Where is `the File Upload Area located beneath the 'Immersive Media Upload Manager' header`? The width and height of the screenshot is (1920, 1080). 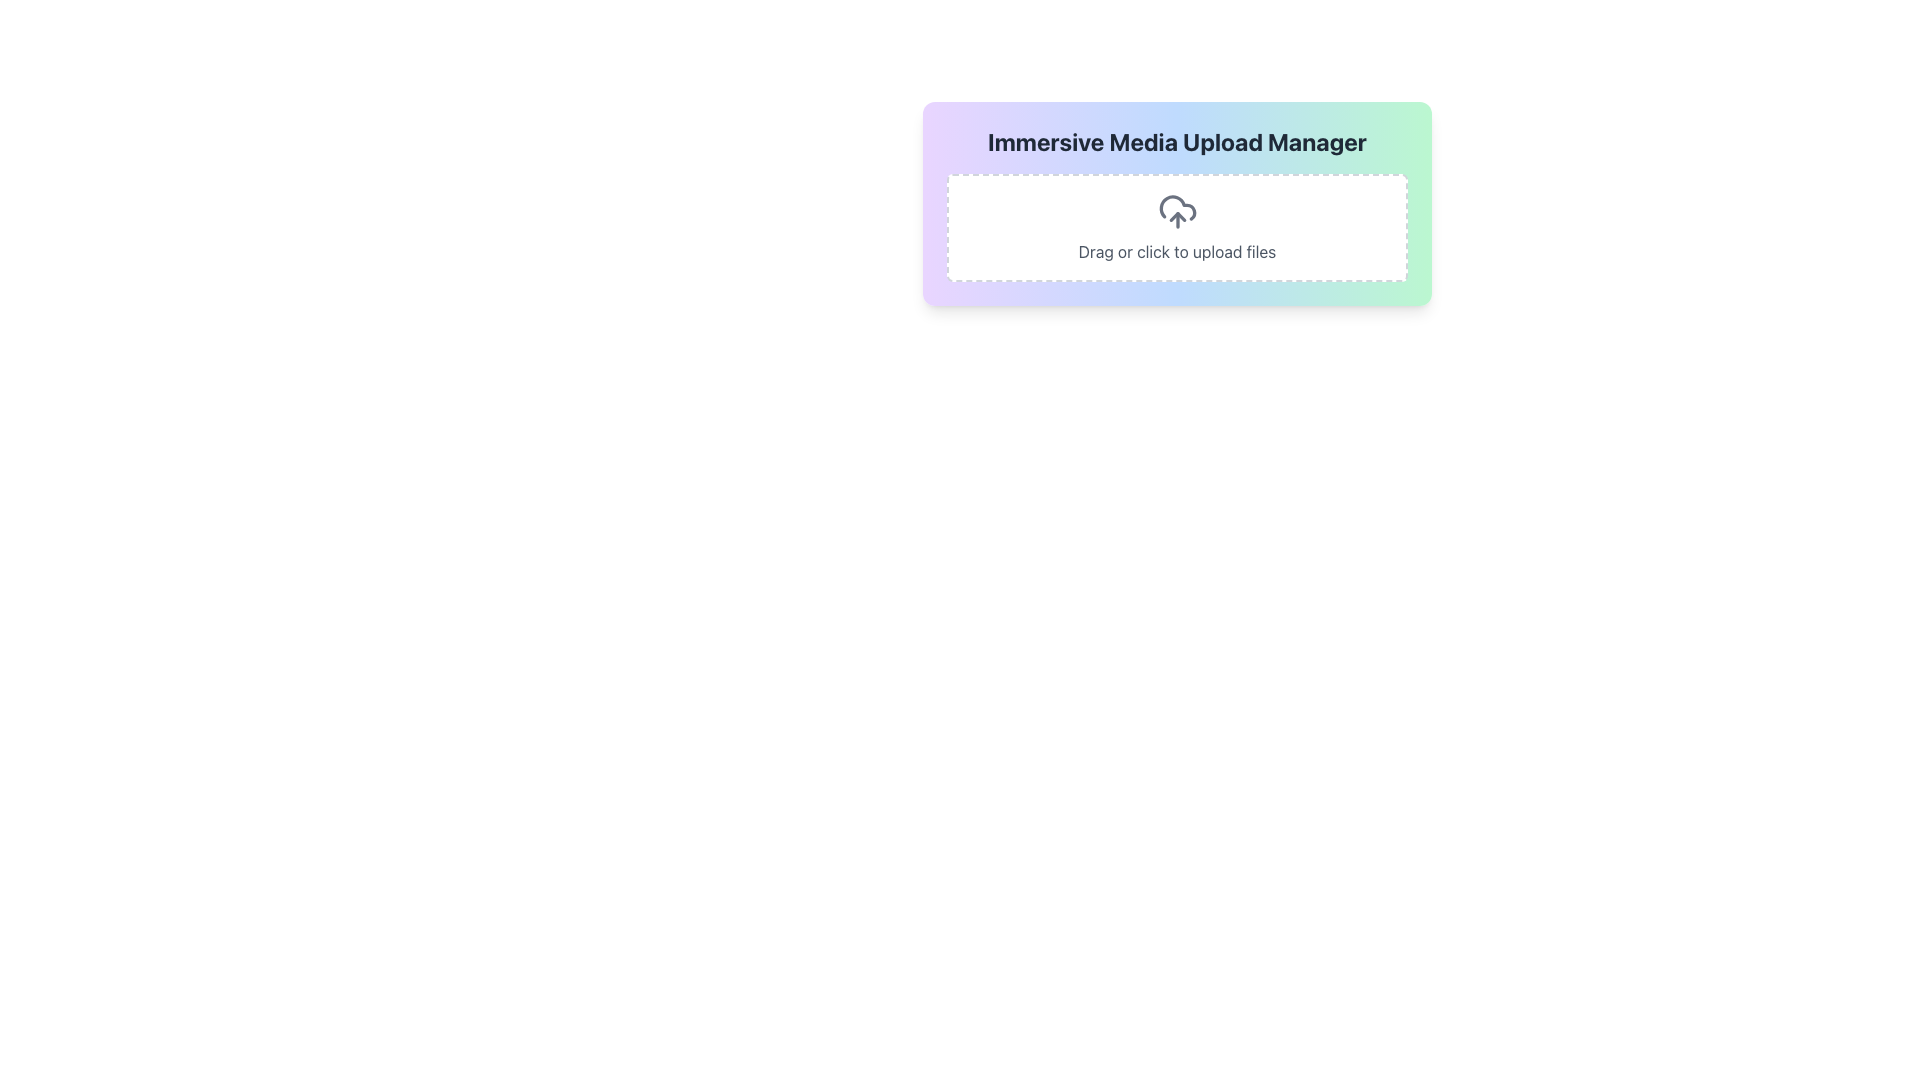 the File Upload Area located beneath the 'Immersive Media Upload Manager' header is located at coordinates (1177, 226).